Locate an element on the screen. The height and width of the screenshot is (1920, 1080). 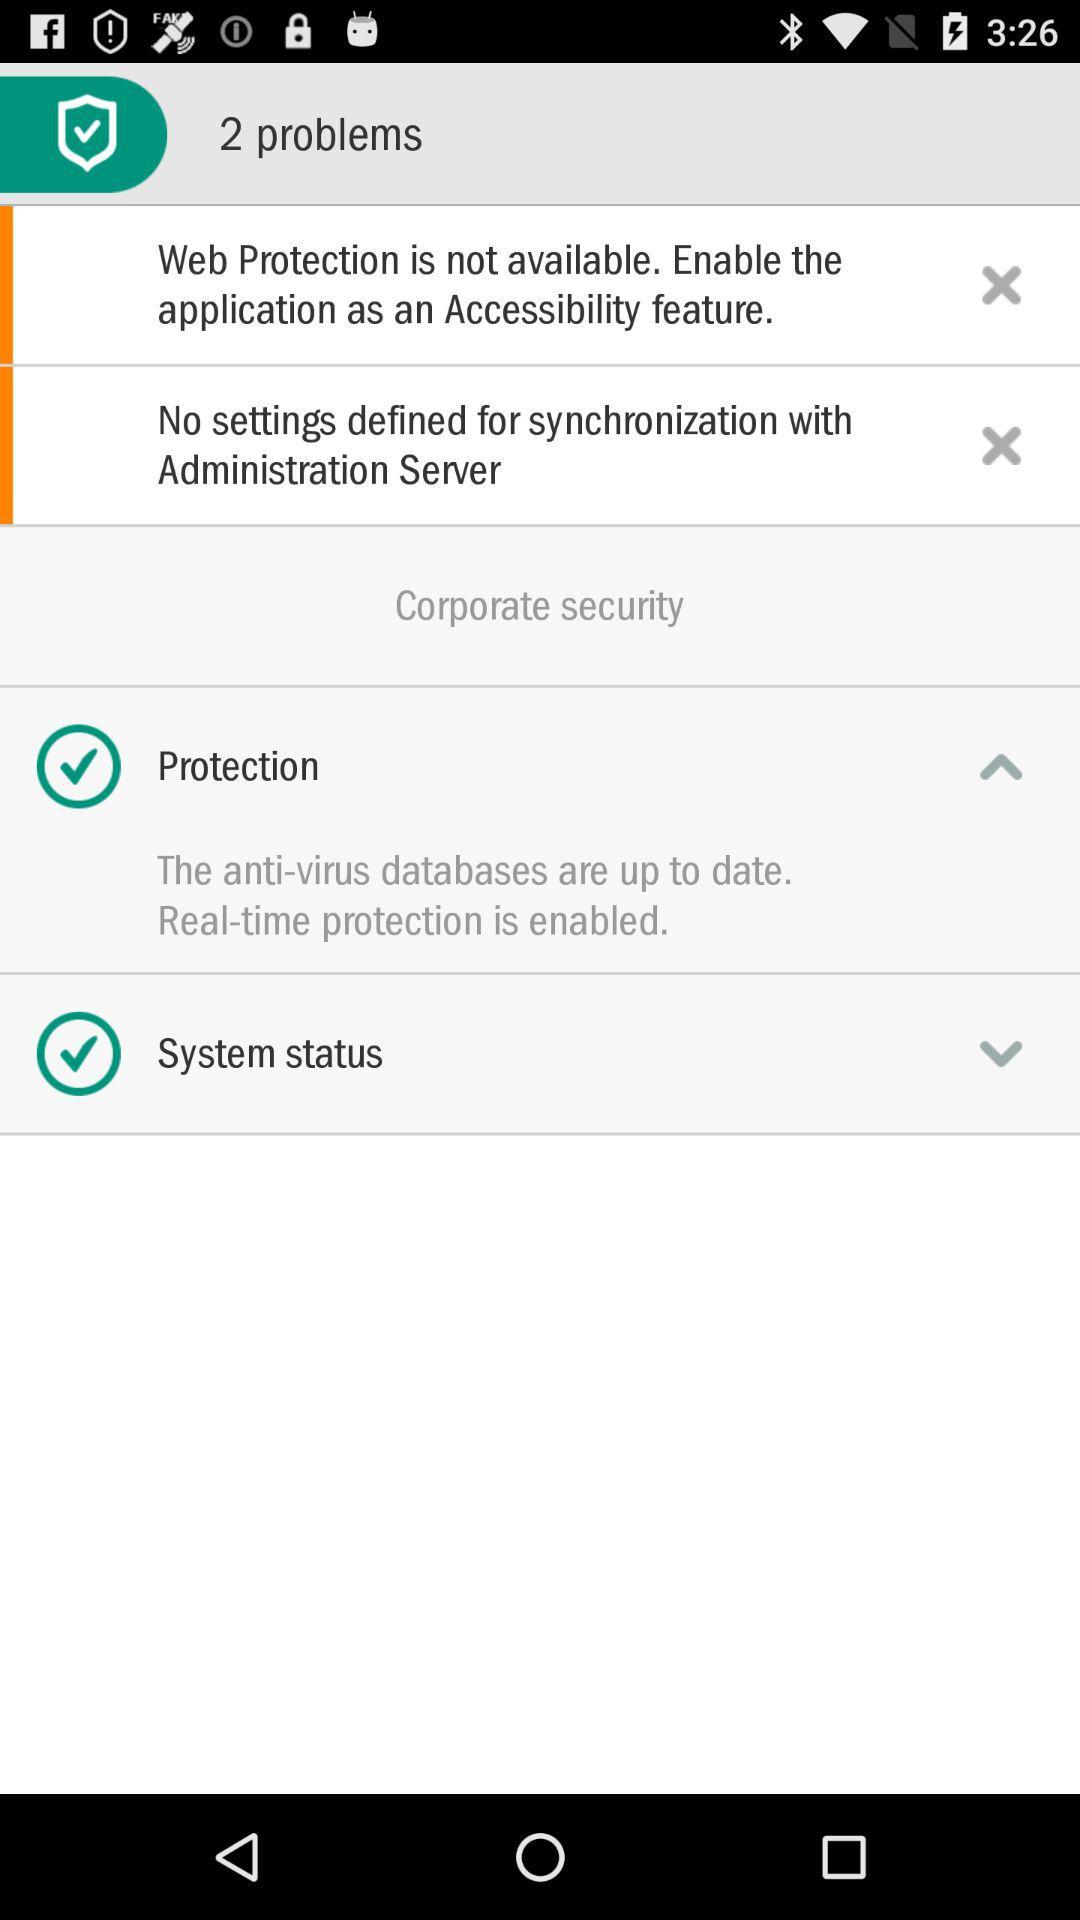
collapse is located at coordinates (1001, 765).